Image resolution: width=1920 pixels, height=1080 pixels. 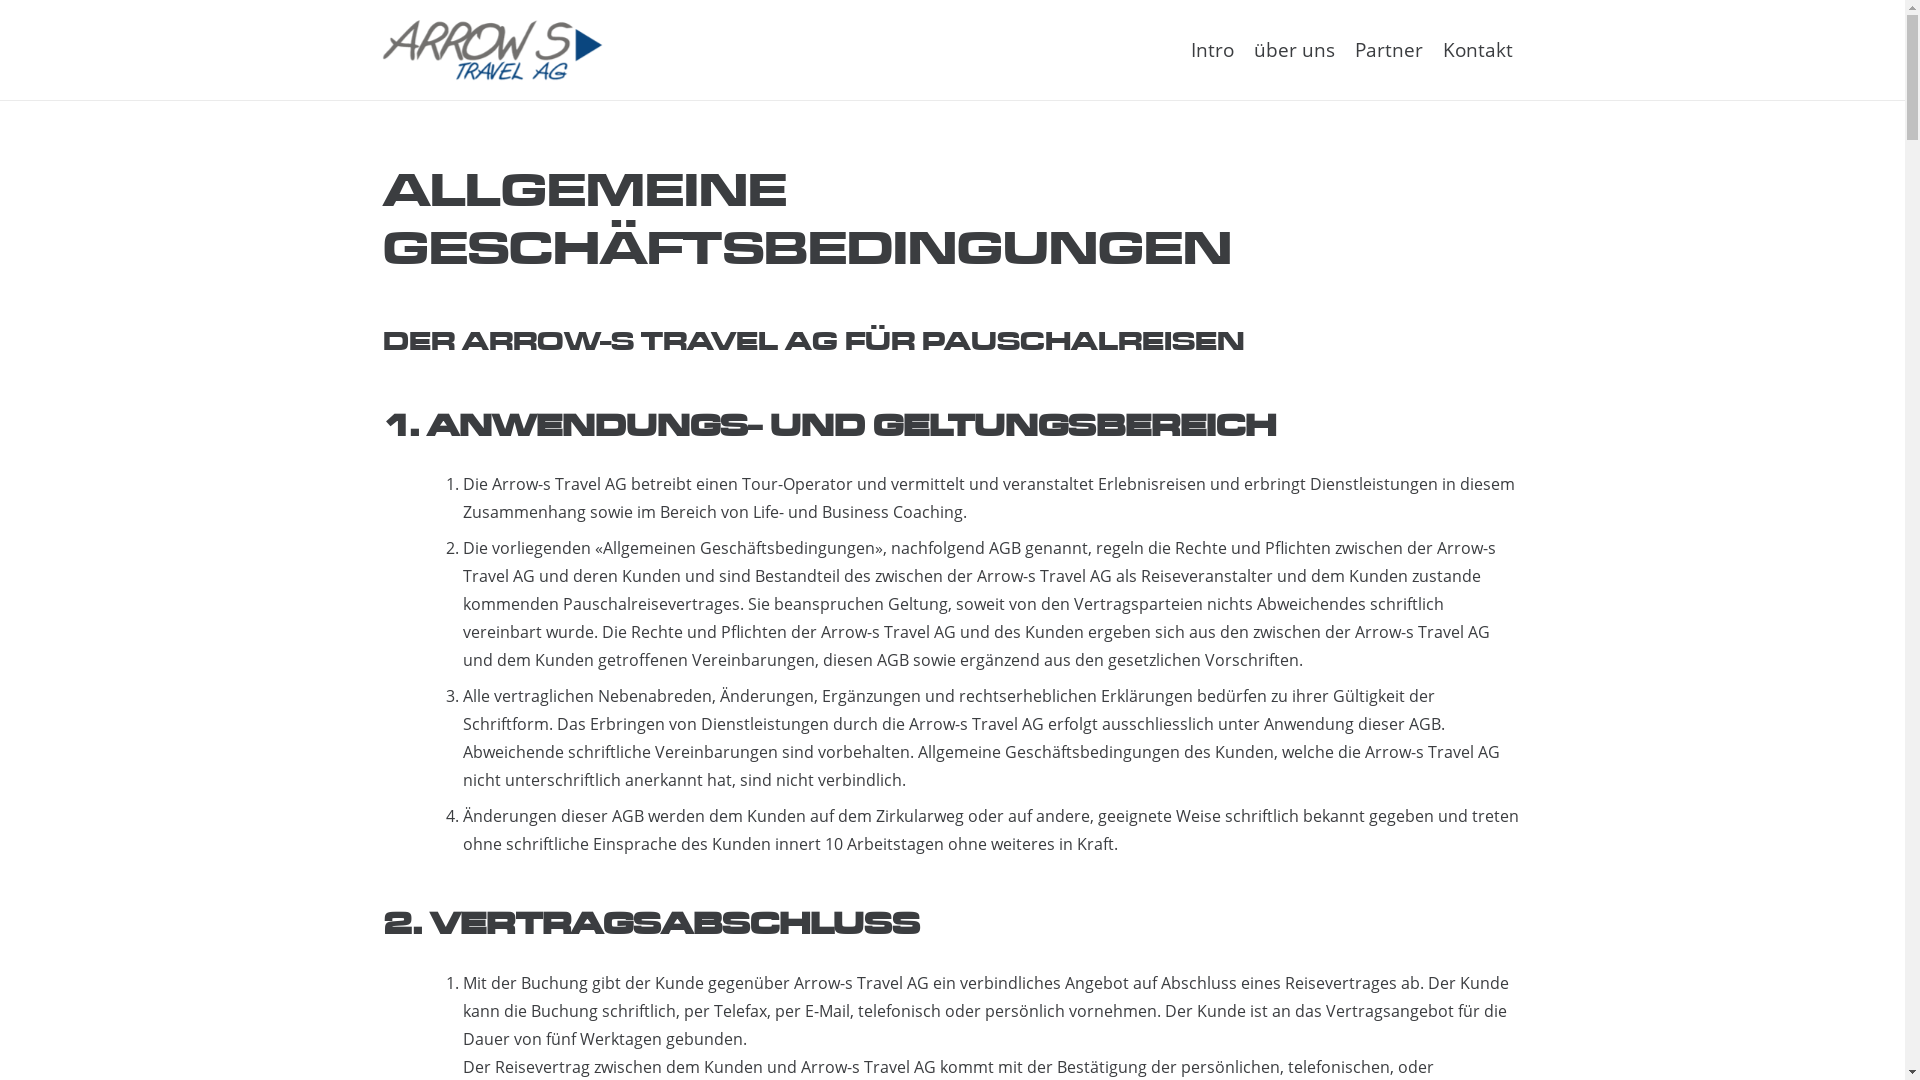 What do you see at coordinates (1386, 49) in the screenshot?
I see `'Partner'` at bounding box center [1386, 49].